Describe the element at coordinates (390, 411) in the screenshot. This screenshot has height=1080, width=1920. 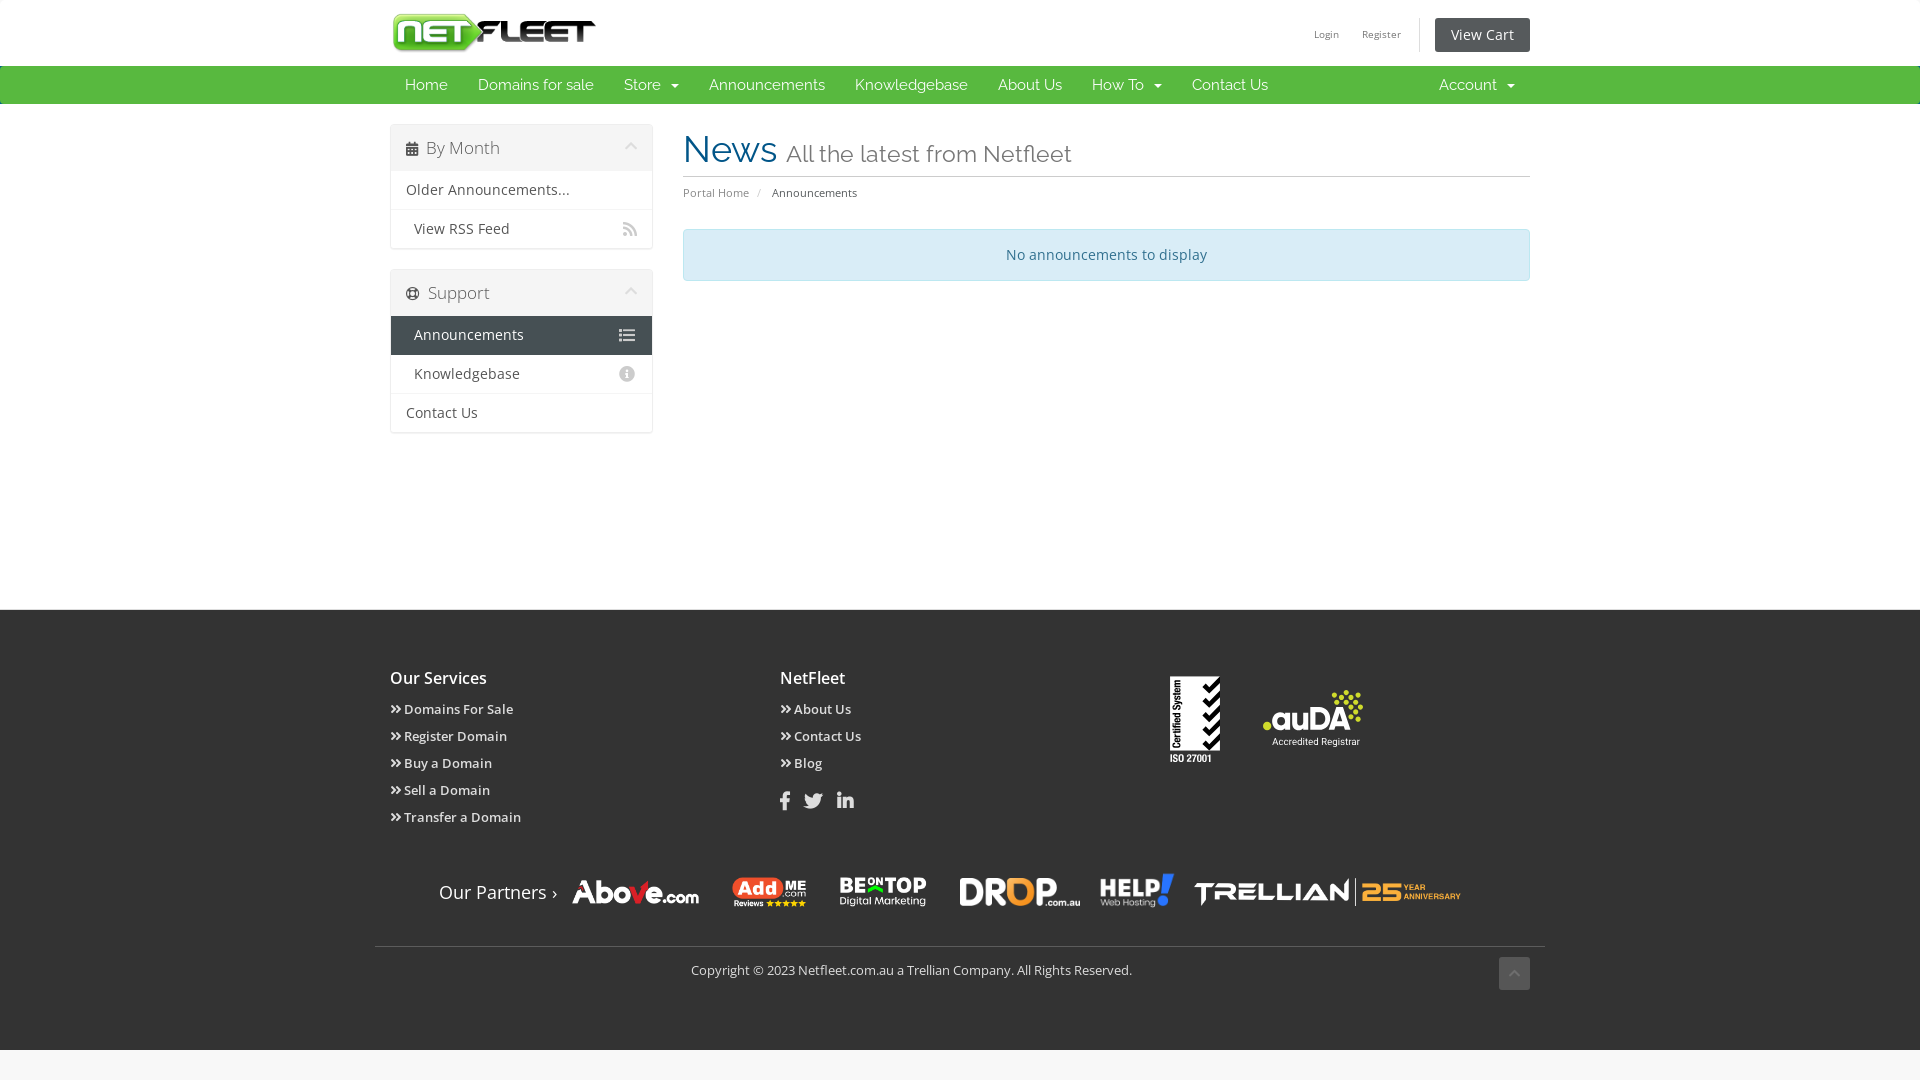
I see `'Contact Us'` at that location.